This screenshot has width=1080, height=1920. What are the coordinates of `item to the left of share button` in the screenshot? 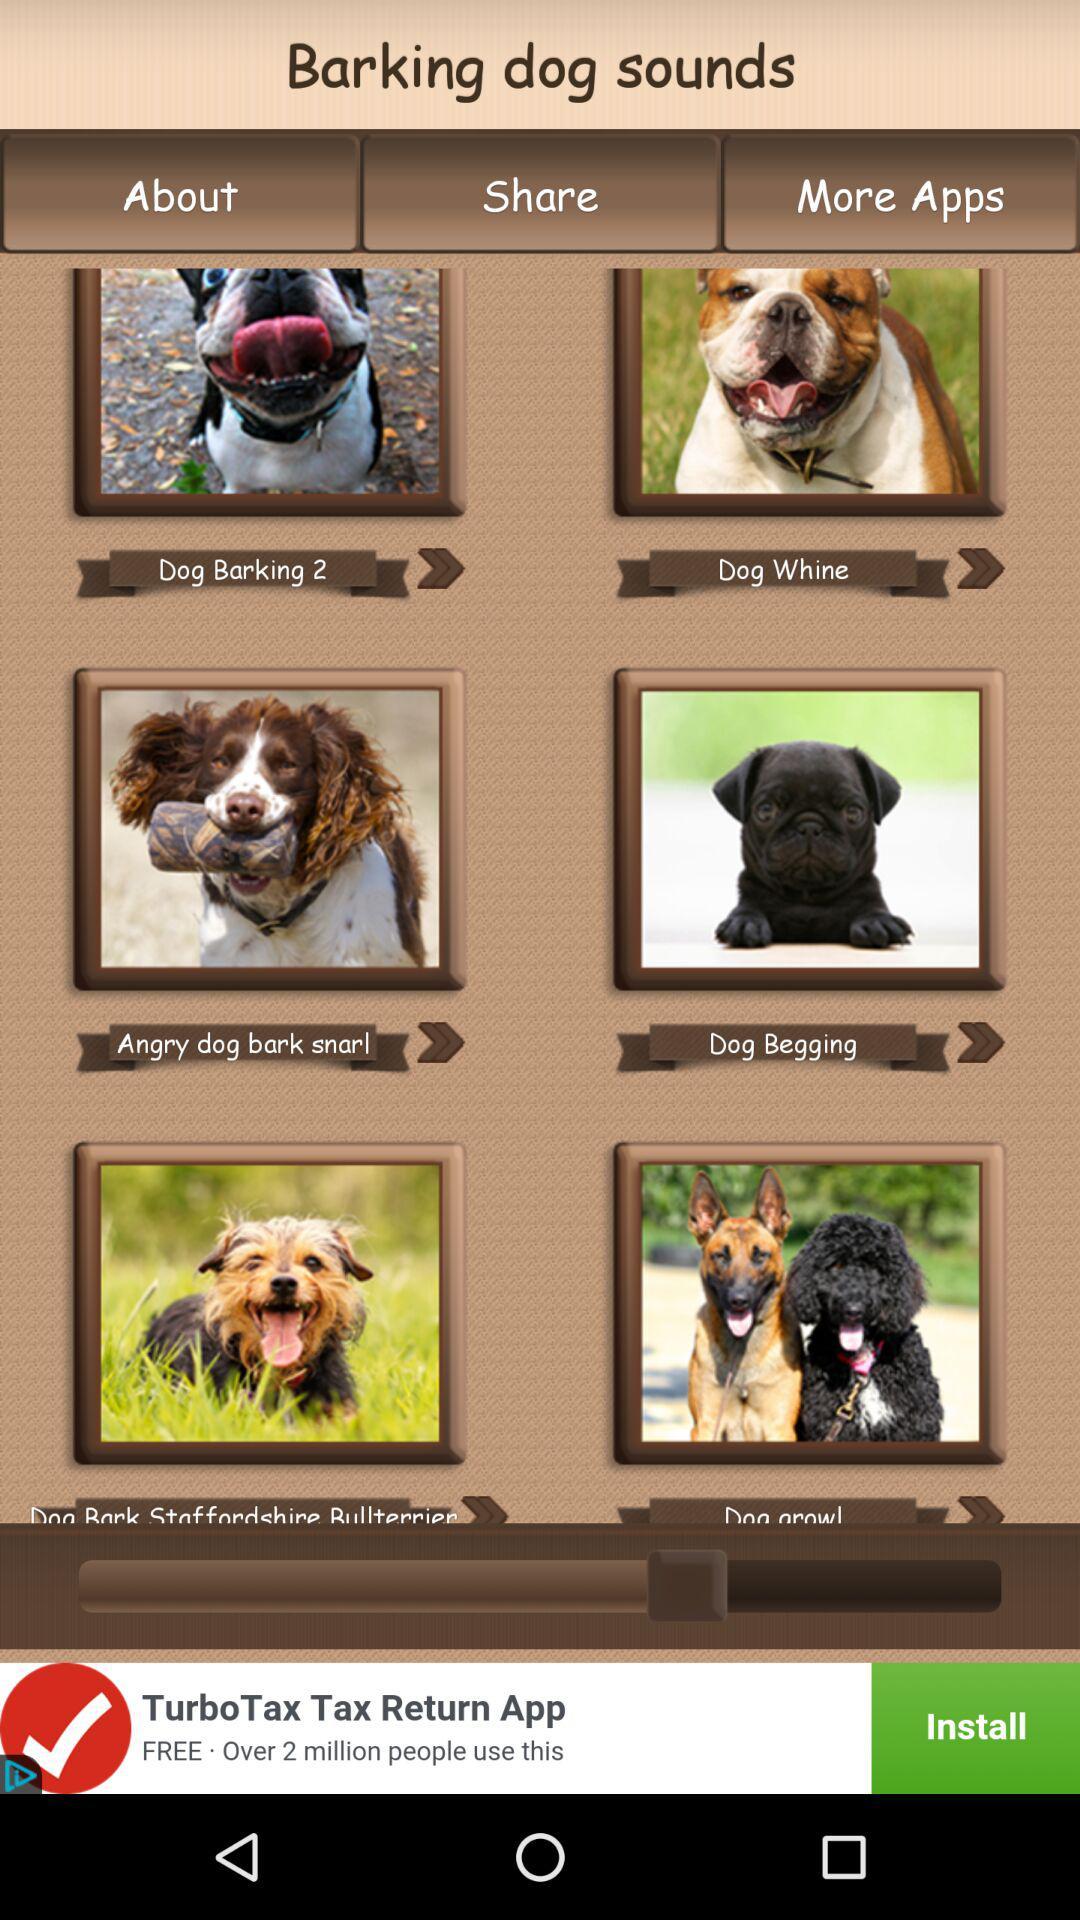 It's located at (180, 194).